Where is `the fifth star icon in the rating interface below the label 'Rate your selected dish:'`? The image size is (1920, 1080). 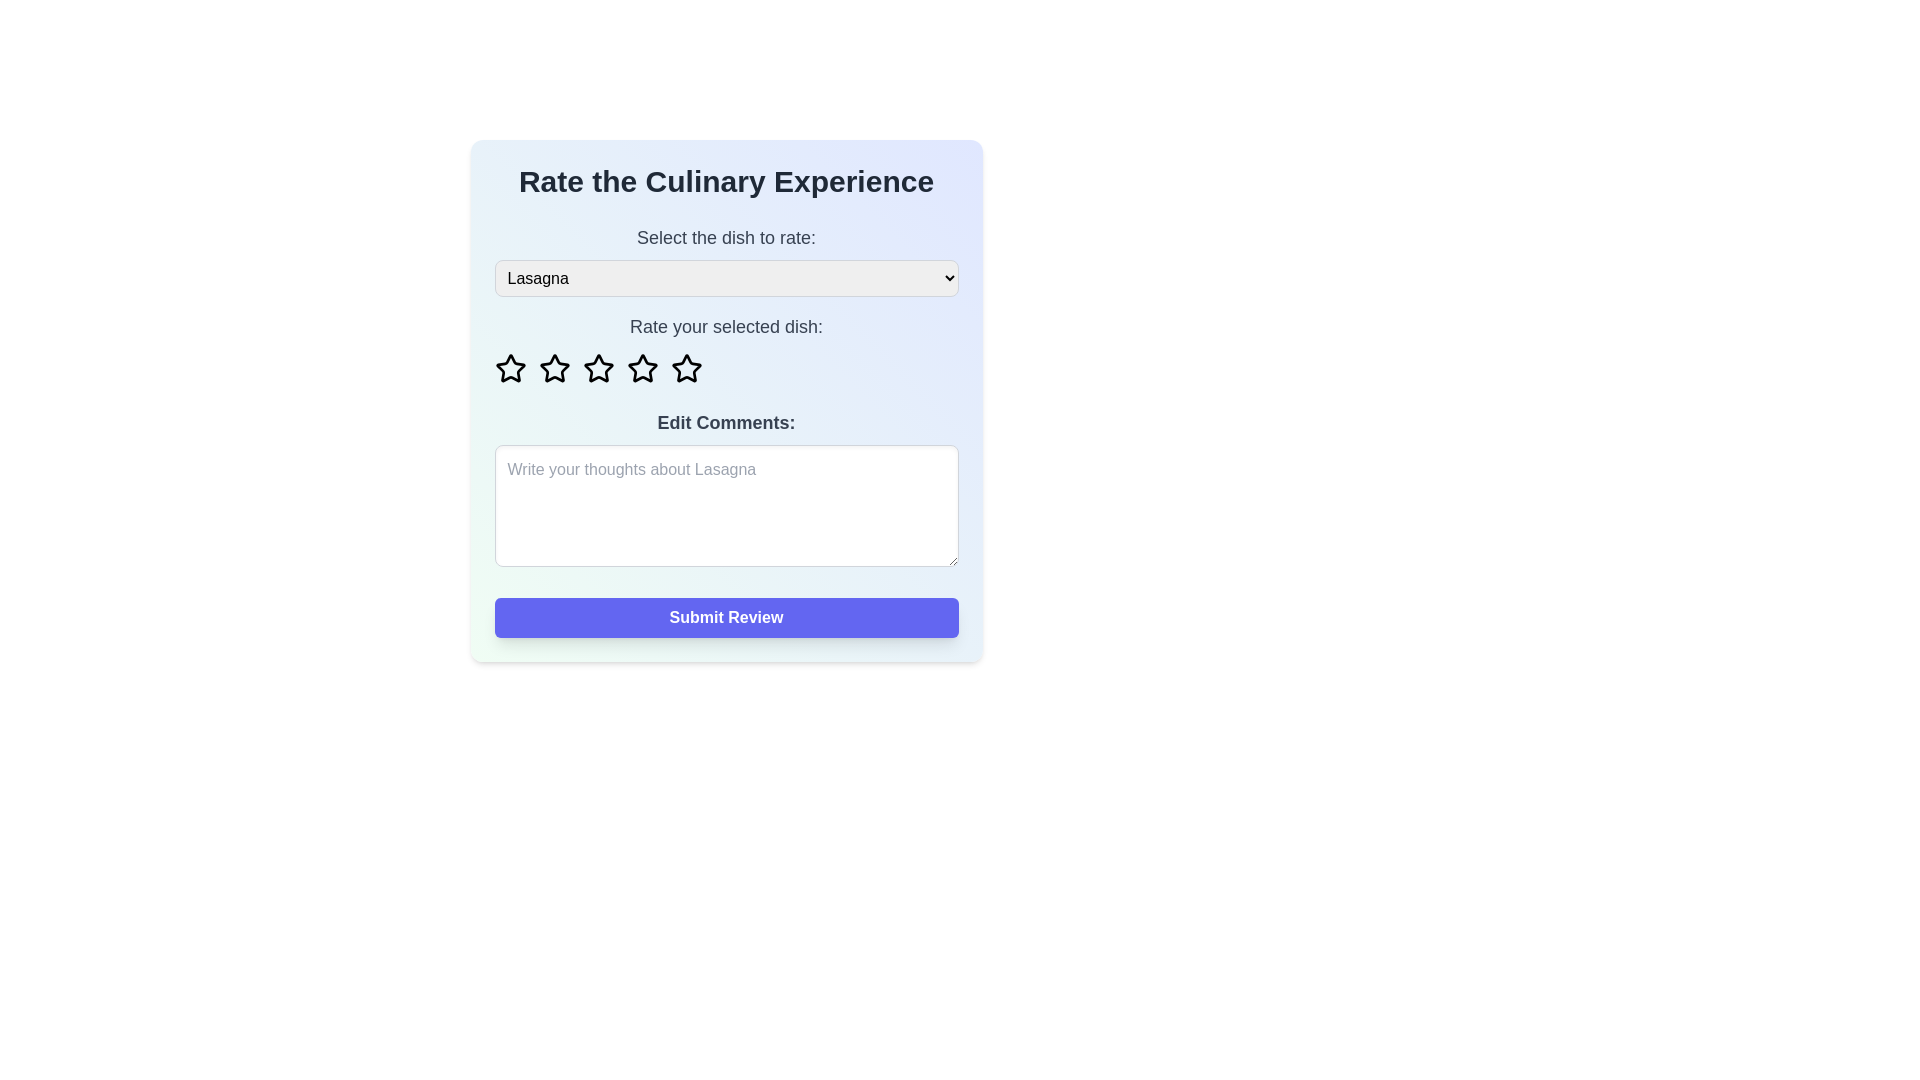
the fifth star icon in the rating interface below the label 'Rate your selected dish:' is located at coordinates (686, 369).